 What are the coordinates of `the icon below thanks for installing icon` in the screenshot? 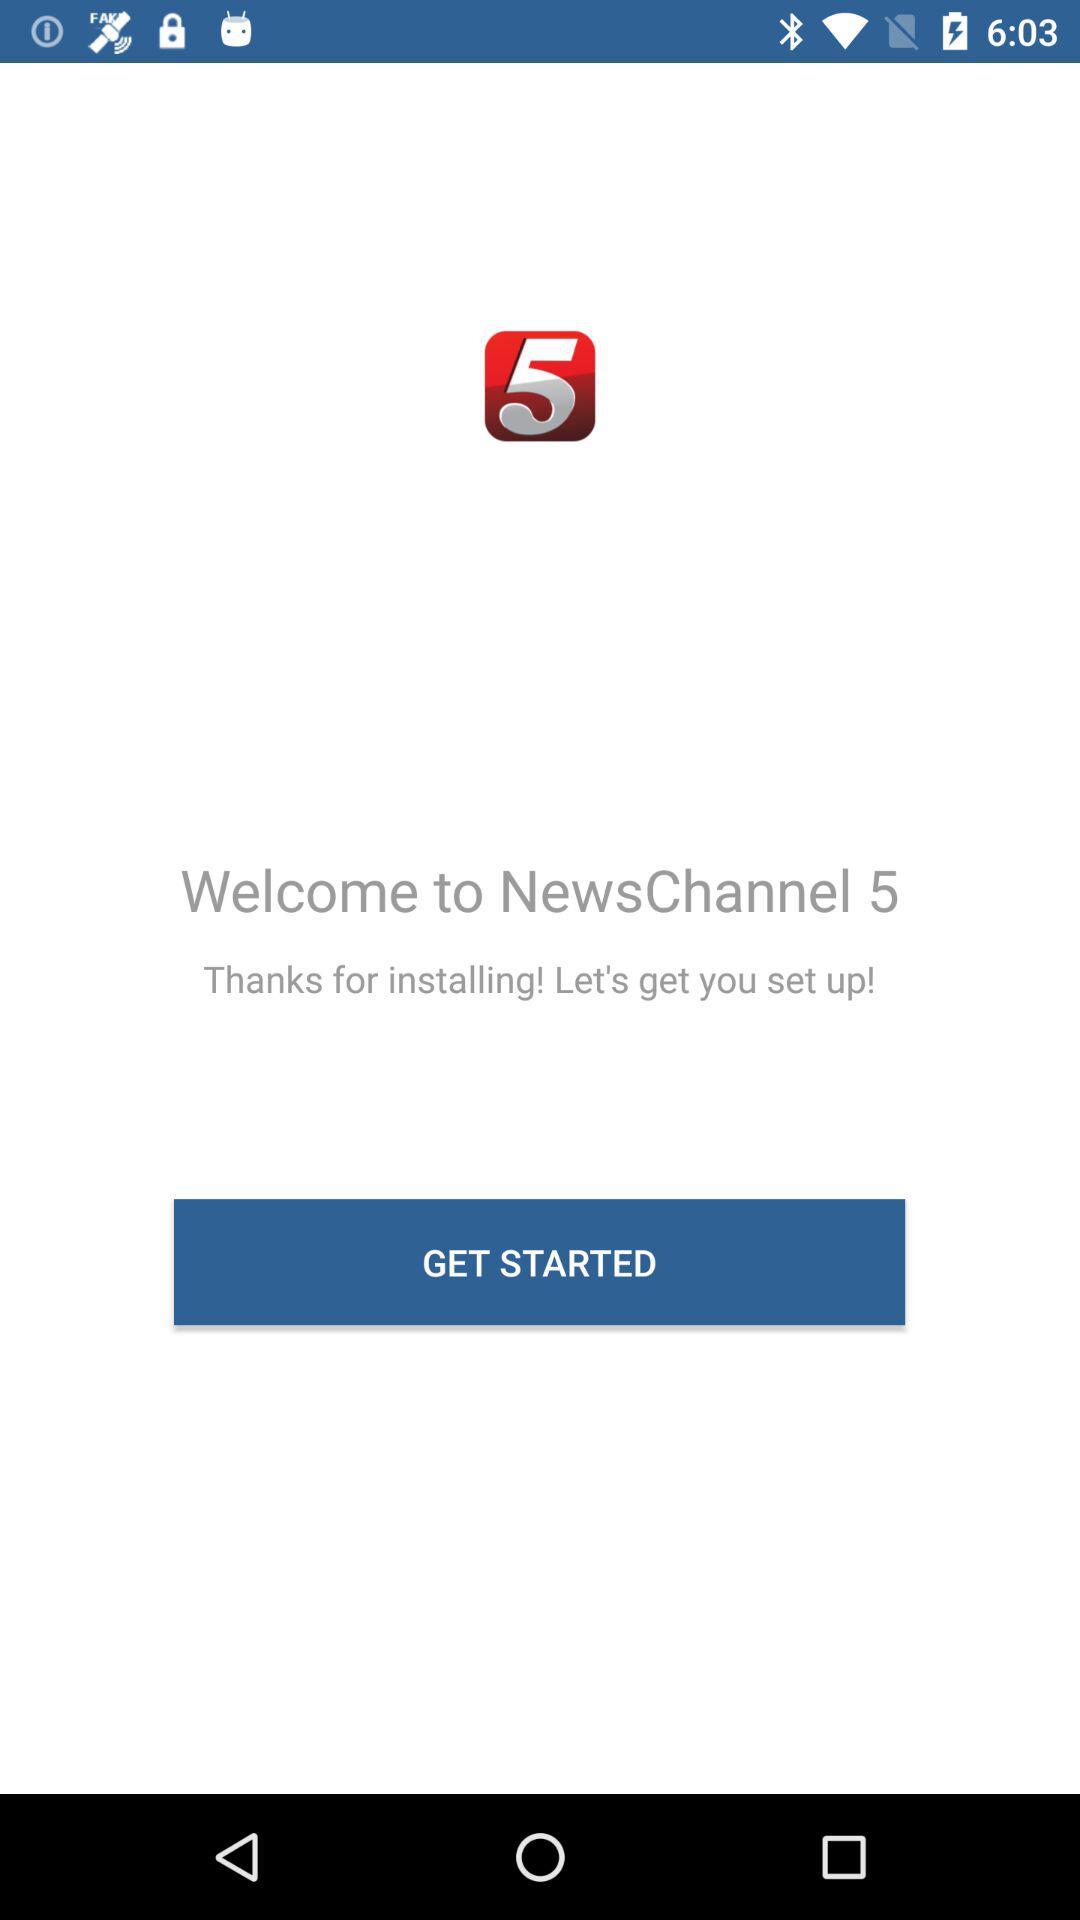 It's located at (538, 1261).